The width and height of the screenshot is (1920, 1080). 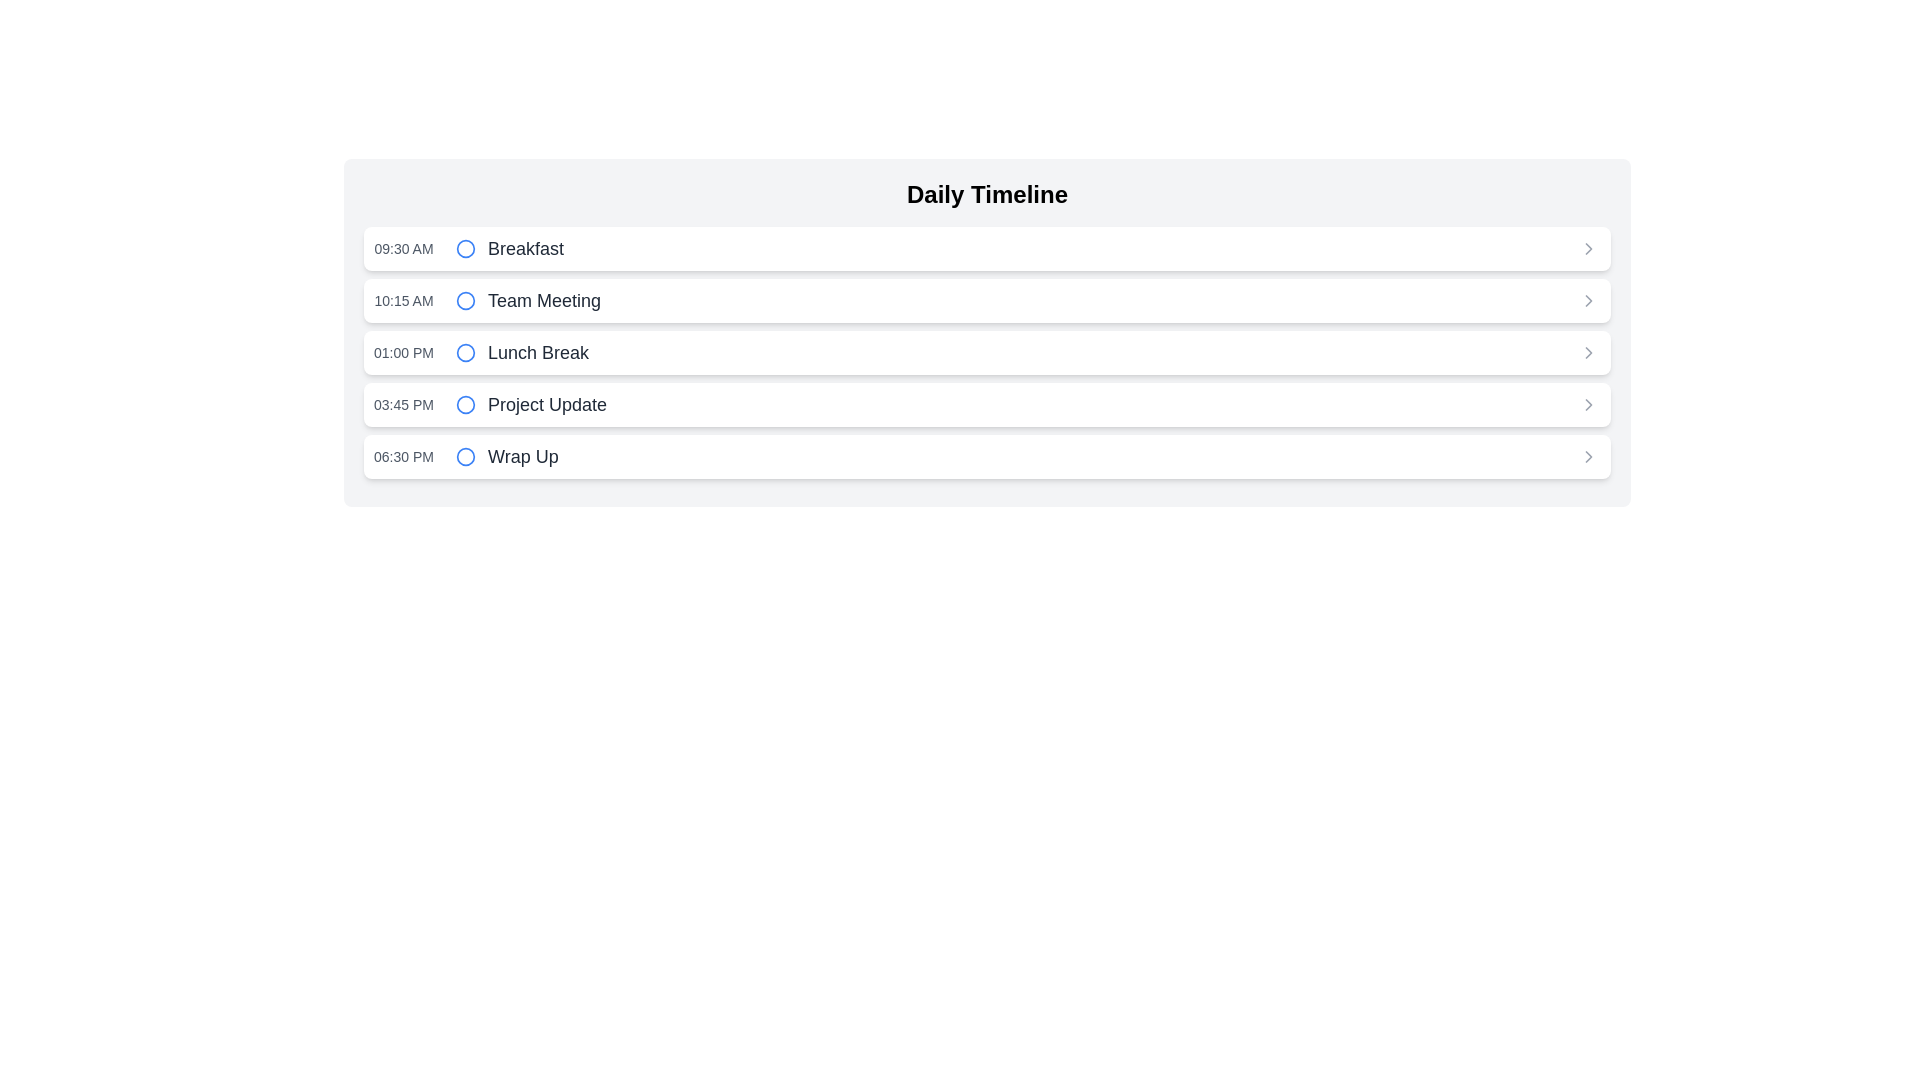 What do you see at coordinates (1587, 405) in the screenshot?
I see `the right-pointing chevron arrow icon next to the '03:45 PM Project Update' entry` at bounding box center [1587, 405].